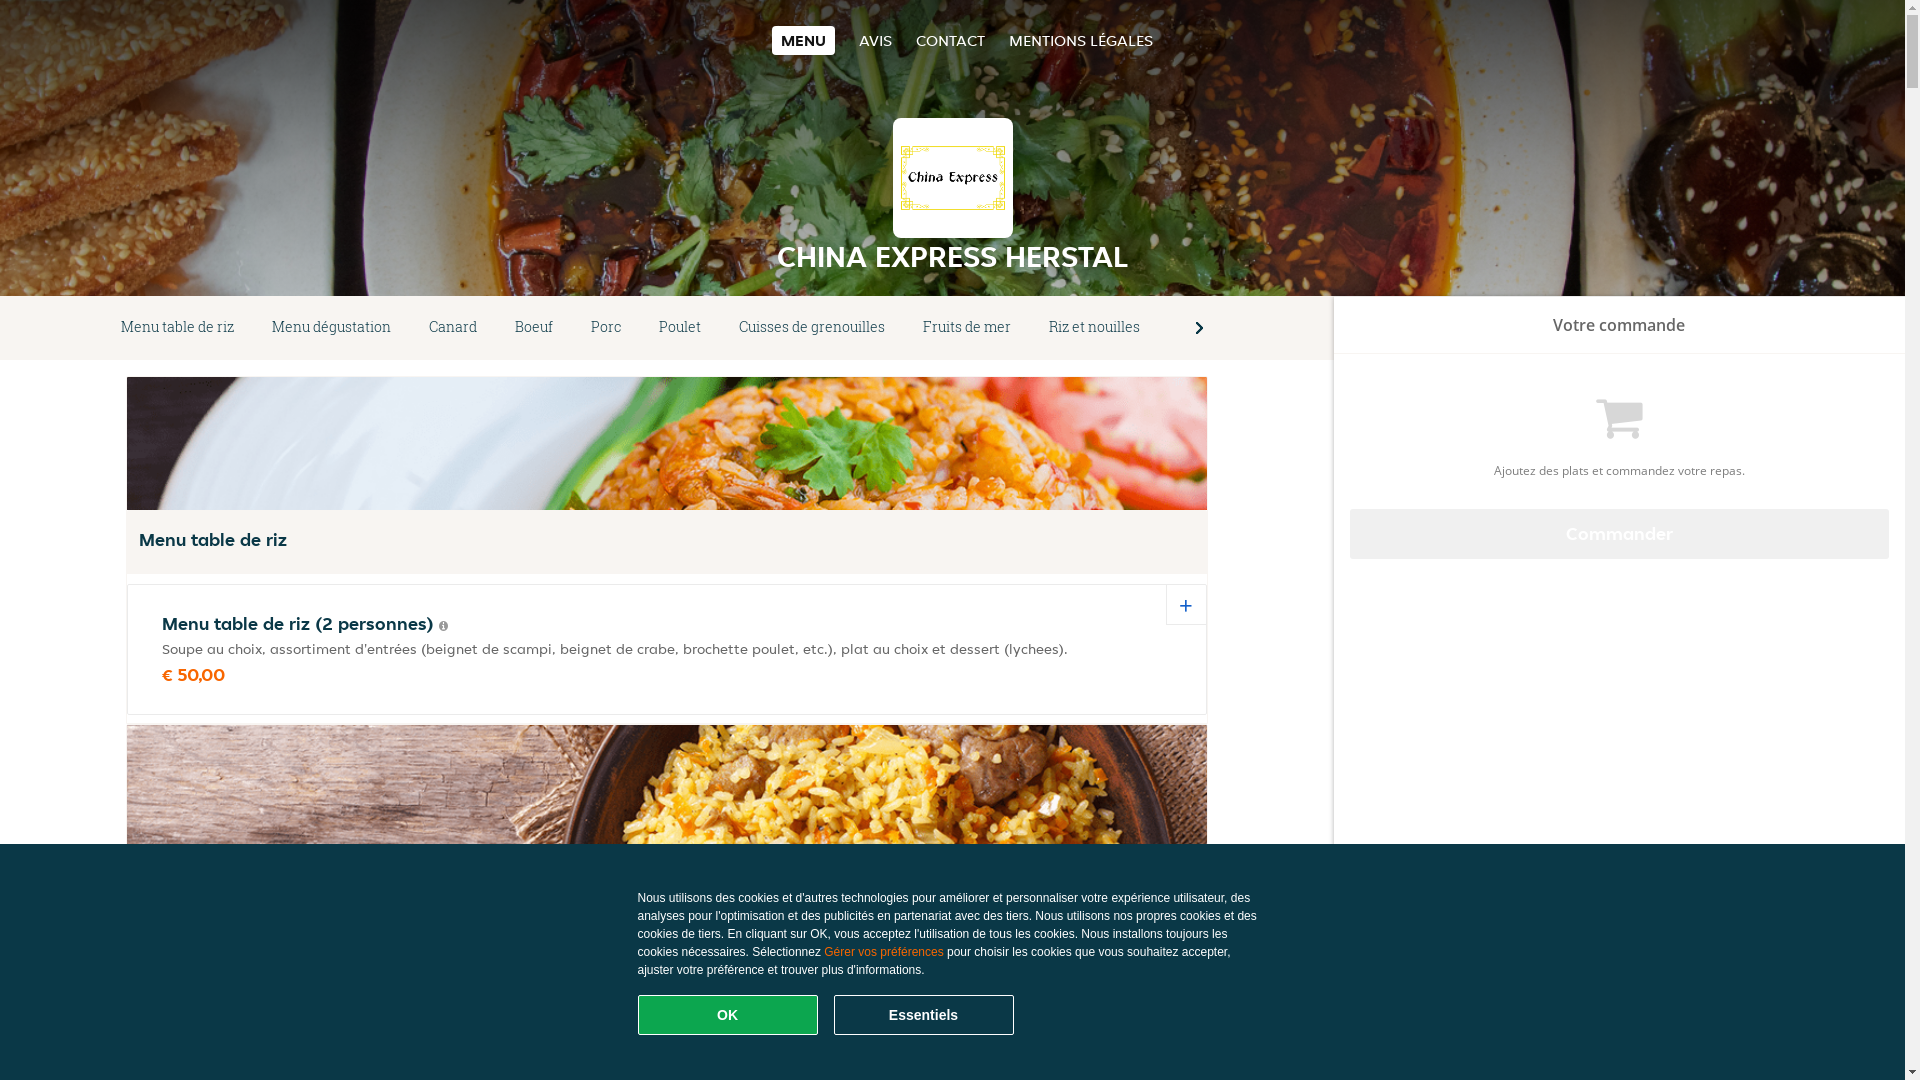  What do you see at coordinates (875, 40) in the screenshot?
I see `'AVIS'` at bounding box center [875, 40].